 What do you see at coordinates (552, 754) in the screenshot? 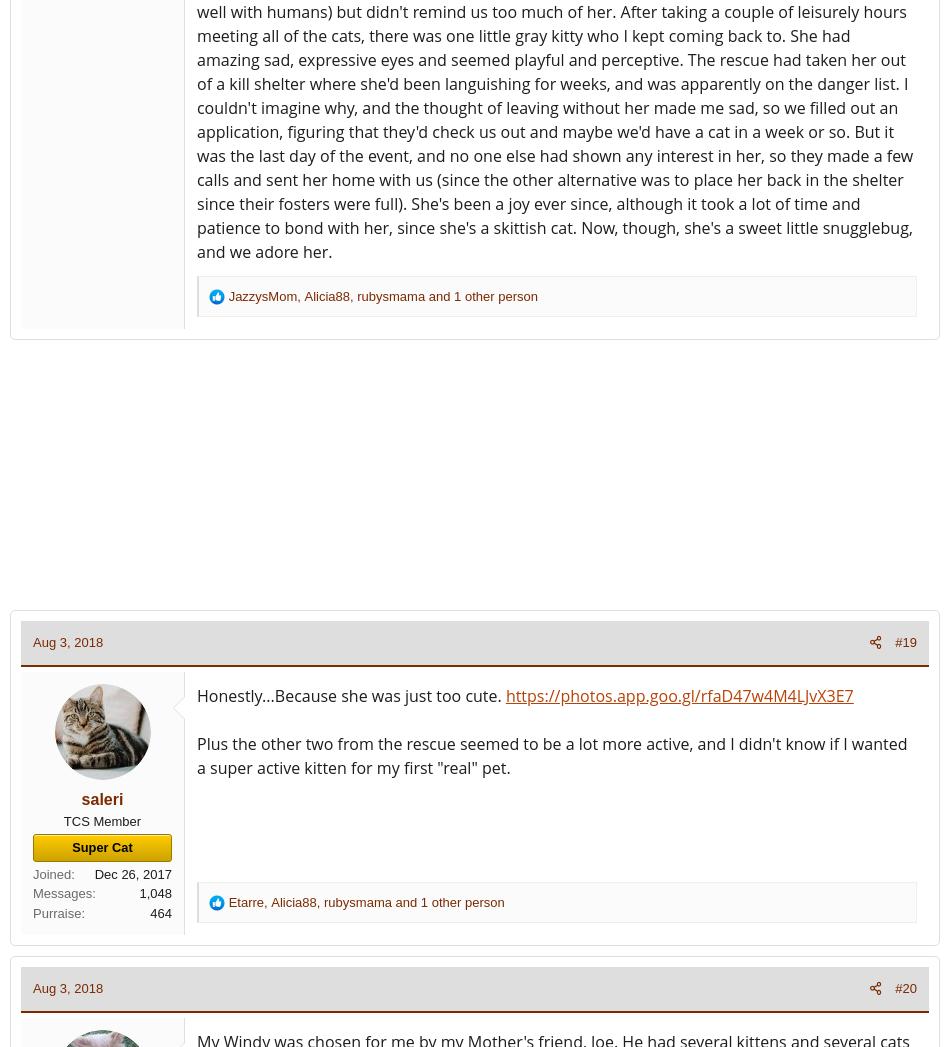
I see `'Plus the other two from the rescue seemed to be a lot more active, and I didn't know if I wanted a super active kitten for my first "real" pet.'` at bounding box center [552, 754].